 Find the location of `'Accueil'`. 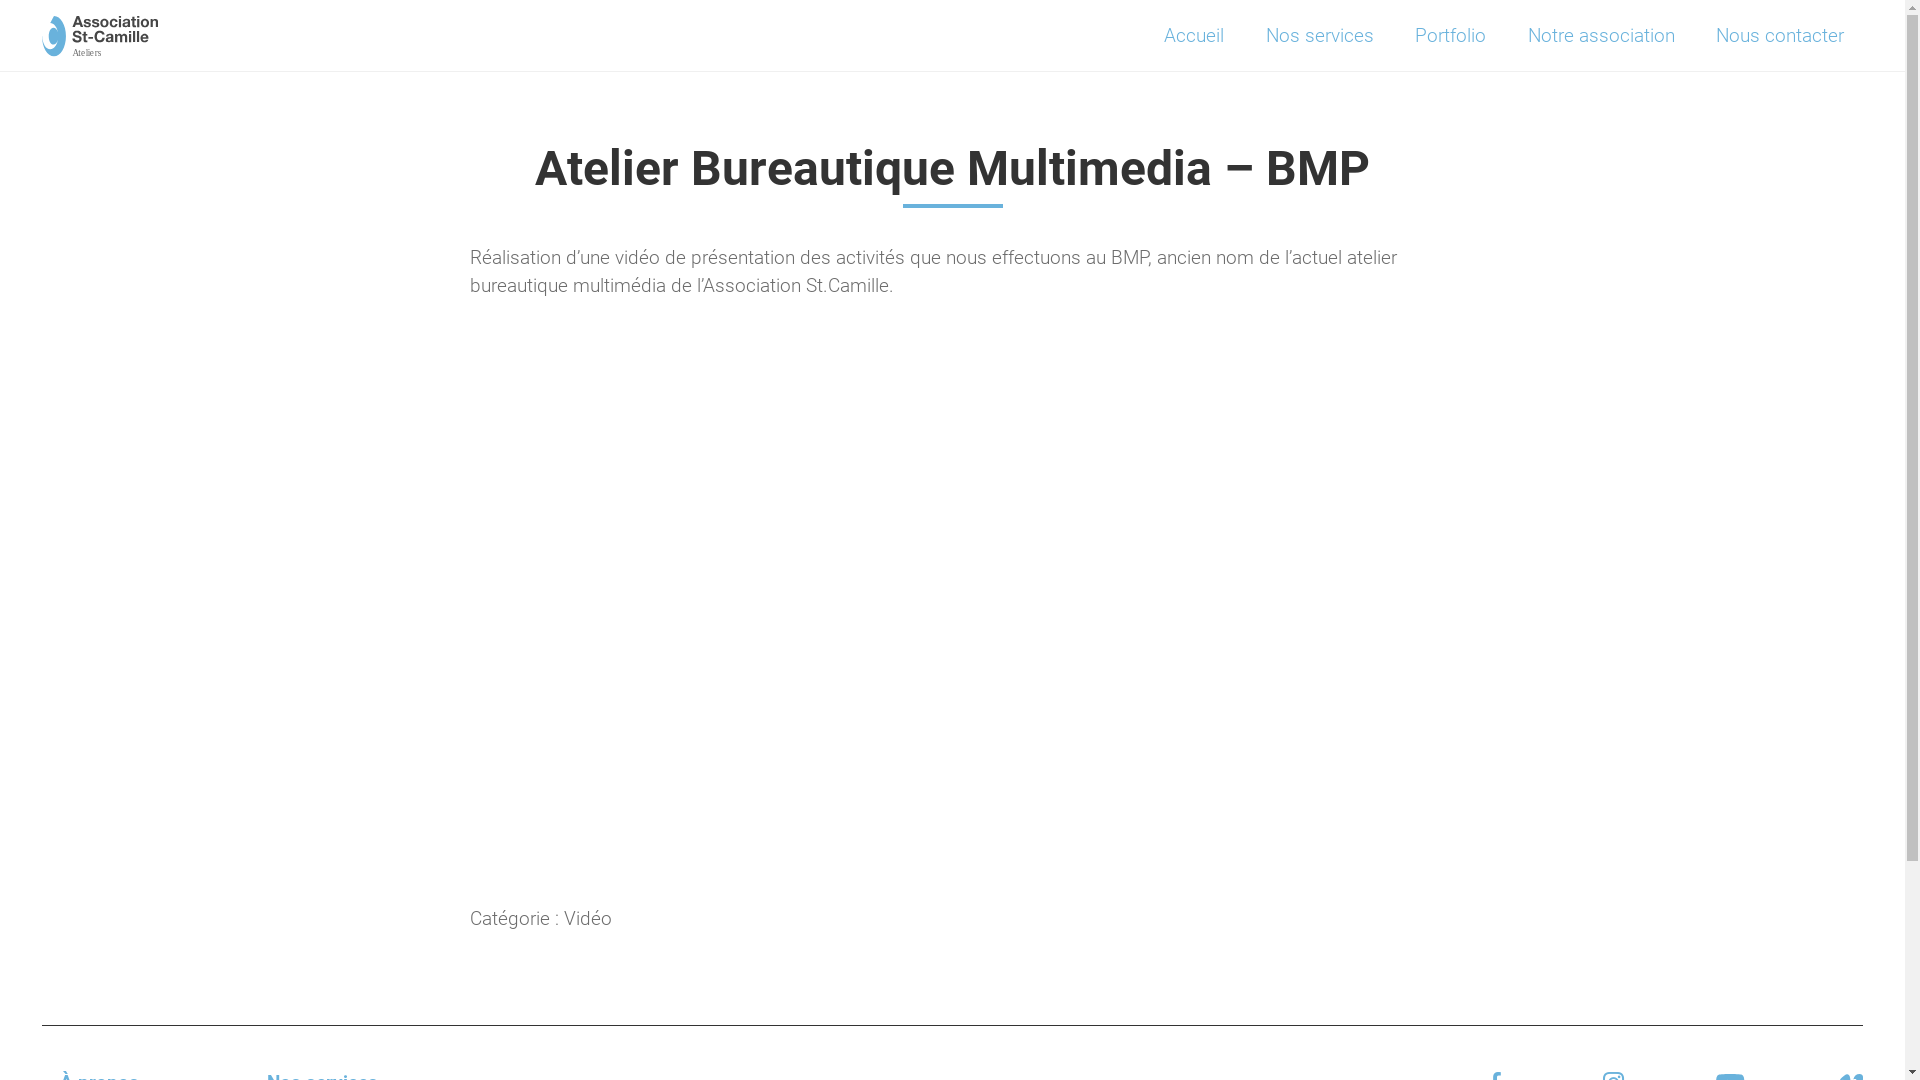

'Accueil' is located at coordinates (1194, 35).